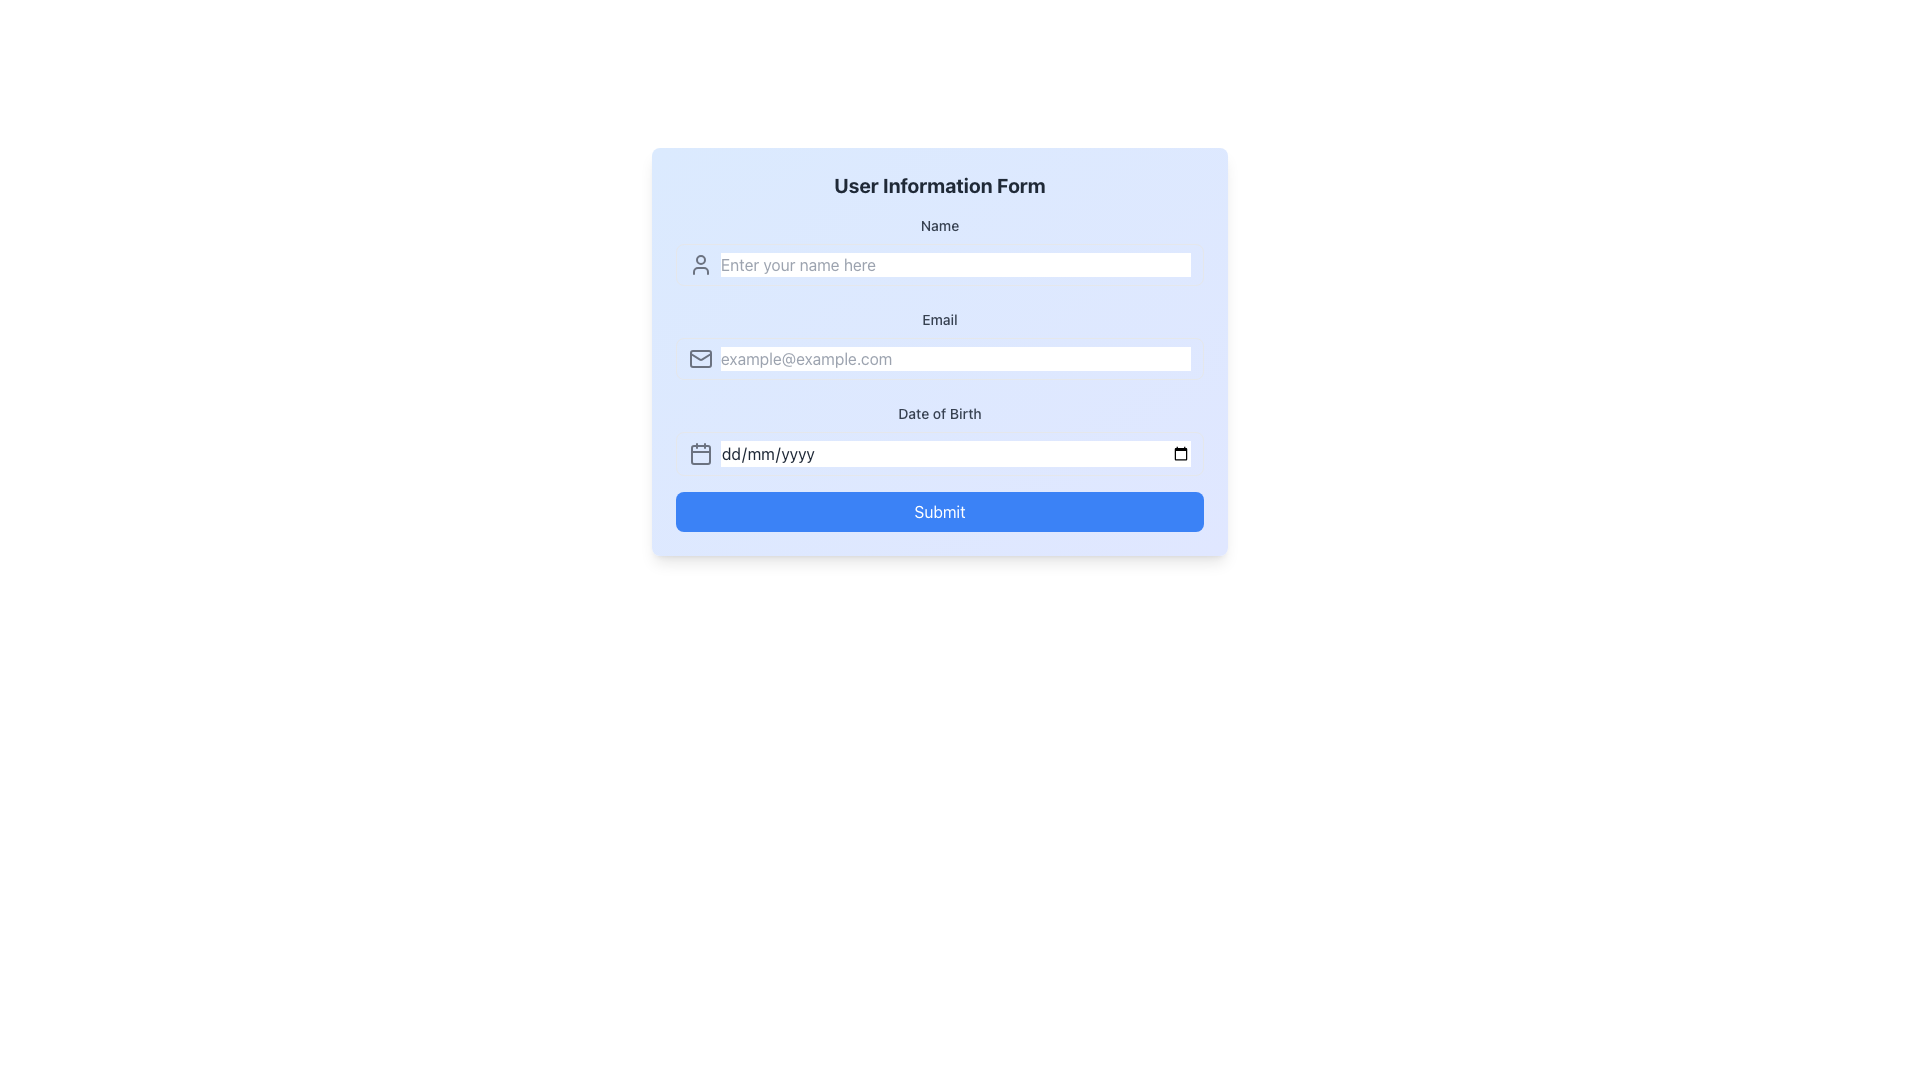 The image size is (1920, 1080). I want to click on the 'Name' label, which is a small text label displayed prominently in black font, located at the top-left corner of the user form above the input field, so click(939, 225).